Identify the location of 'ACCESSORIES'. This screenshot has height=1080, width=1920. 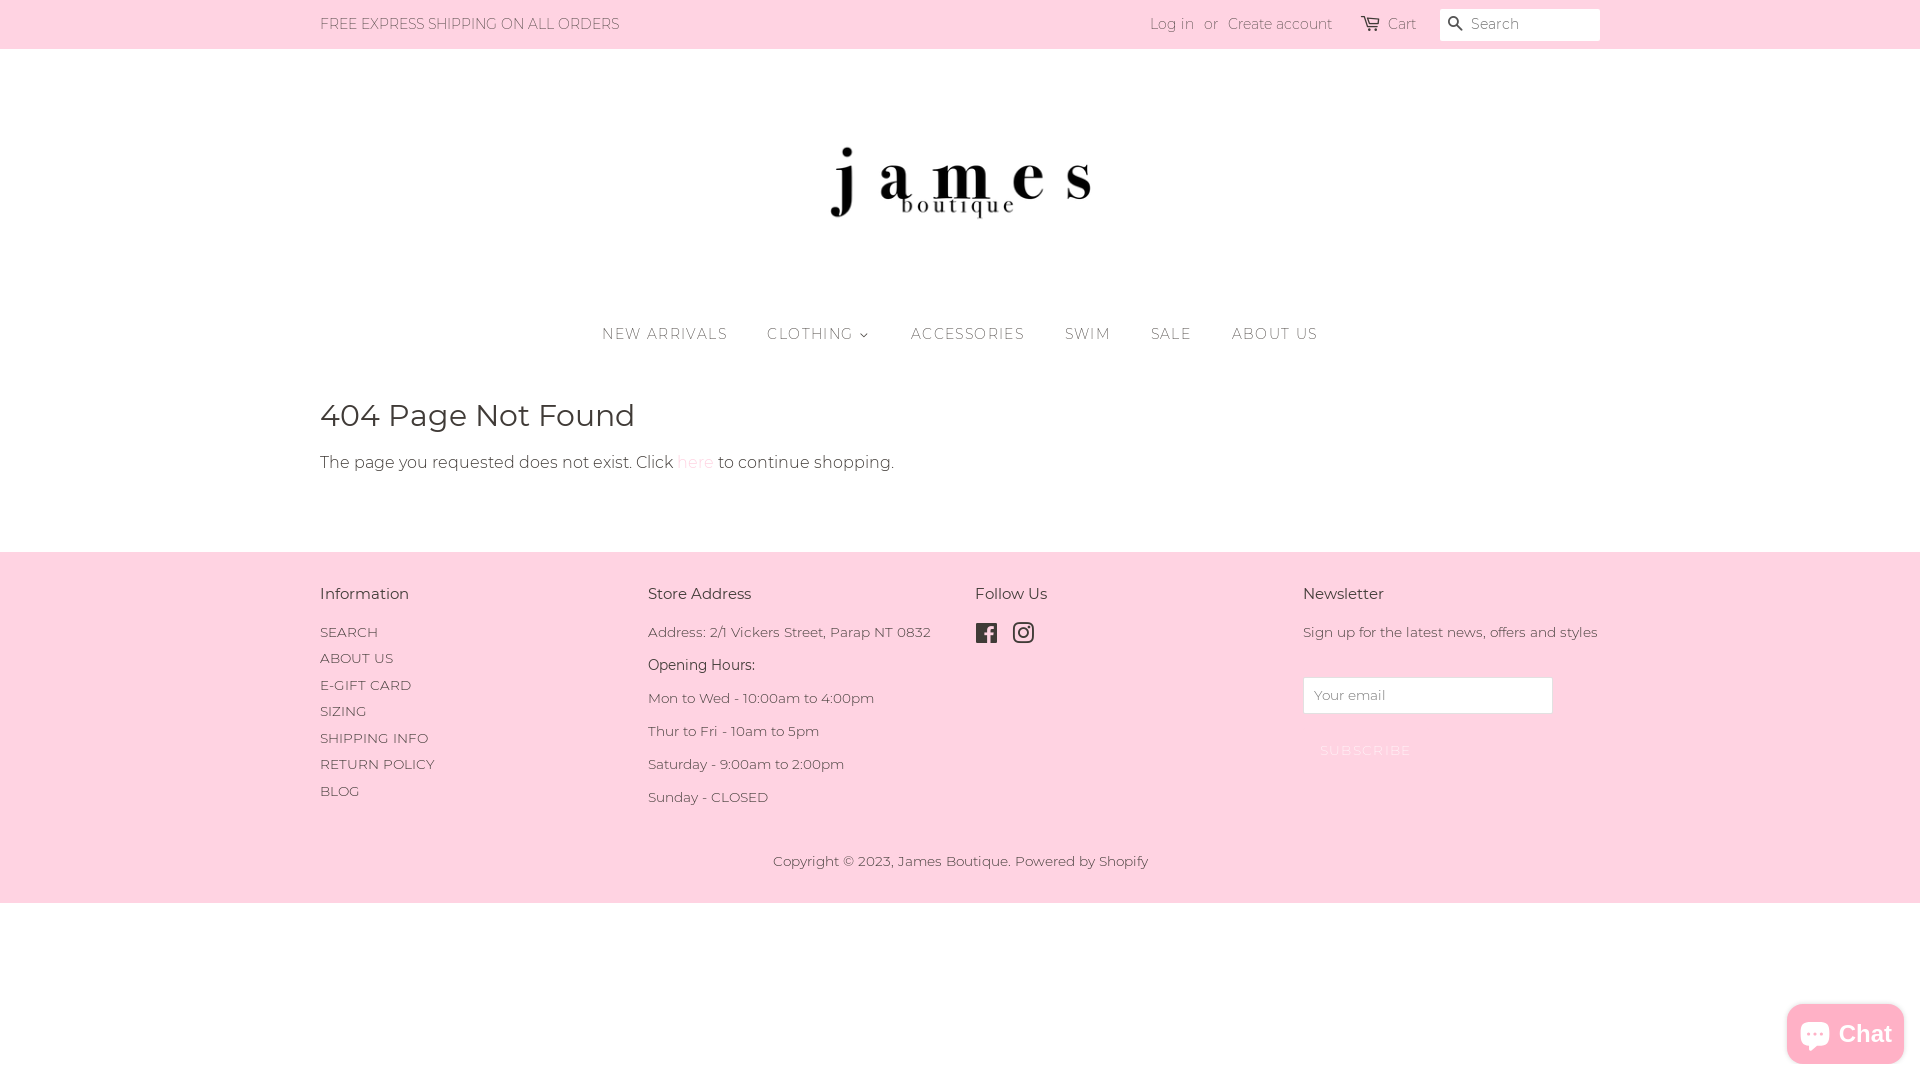
(969, 334).